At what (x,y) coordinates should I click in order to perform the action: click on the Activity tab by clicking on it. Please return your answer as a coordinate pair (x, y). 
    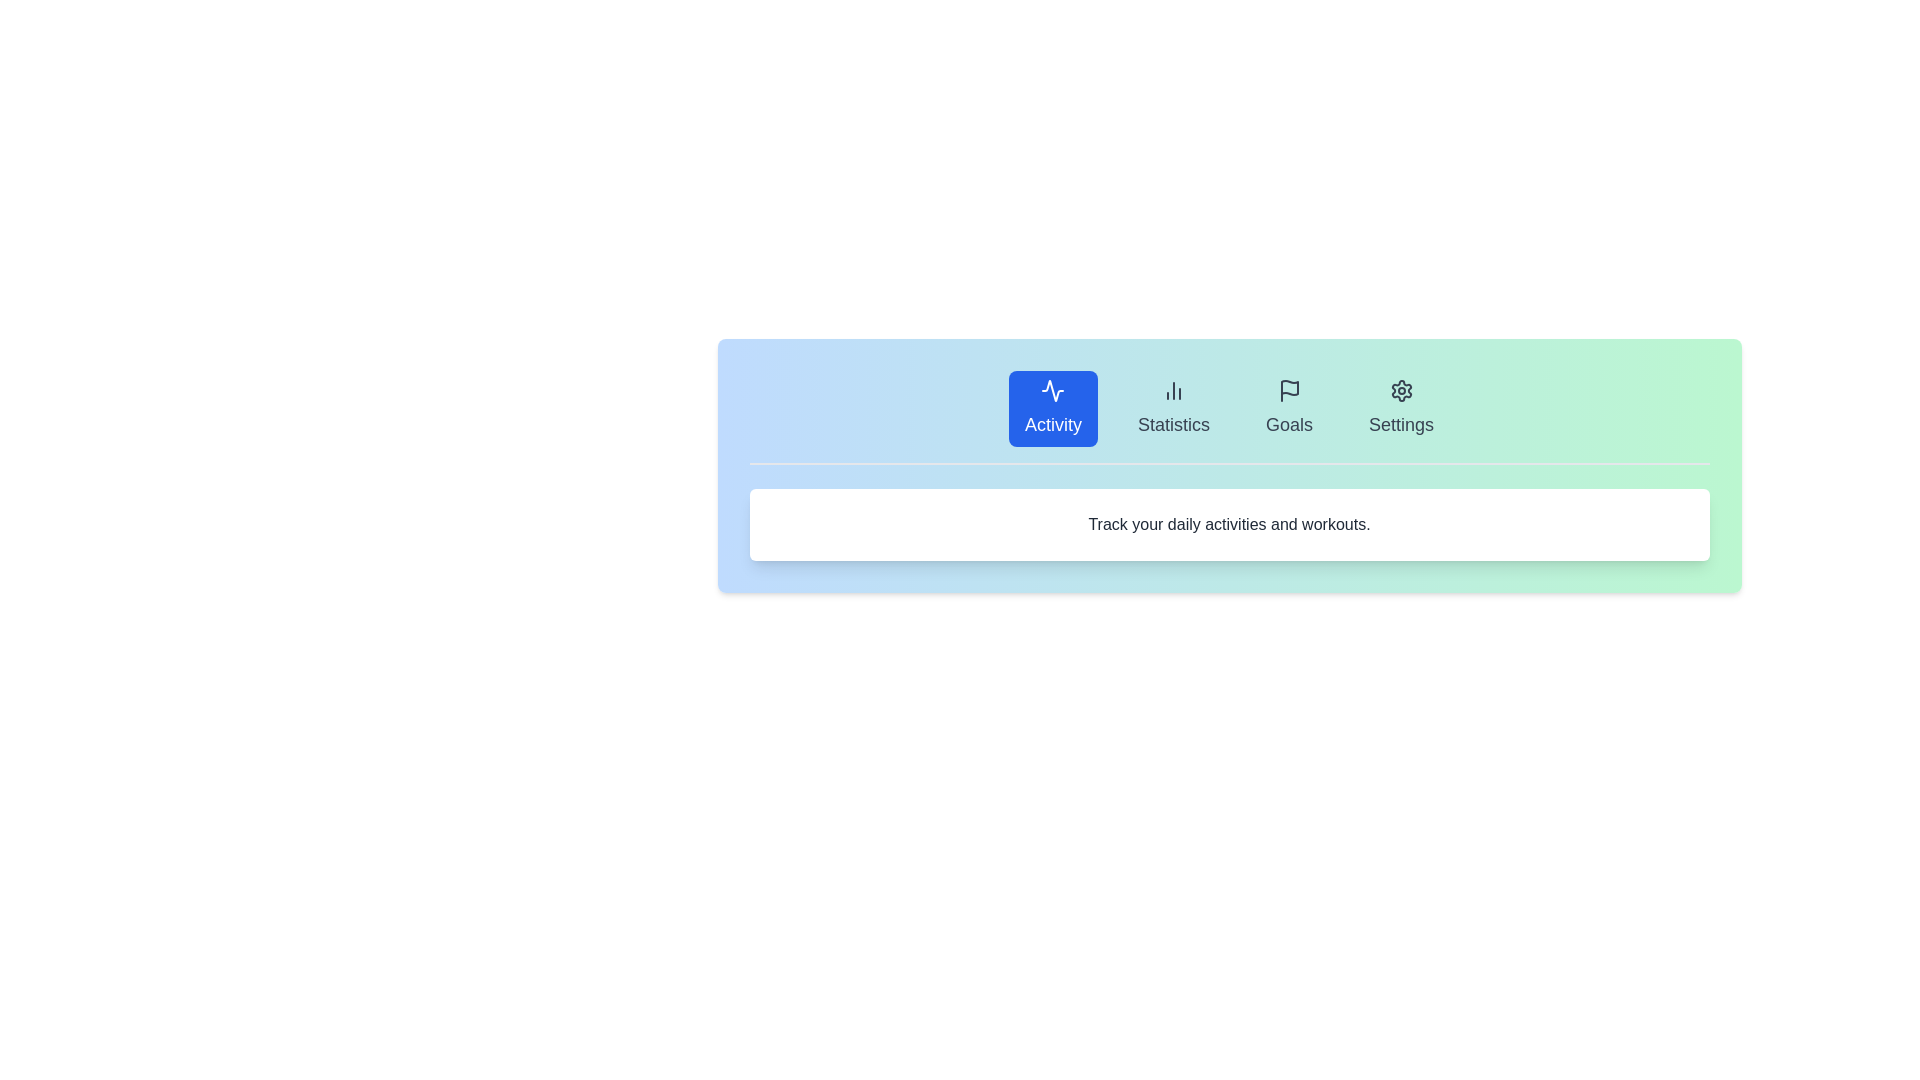
    Looking at the image, I should click on (1052, 407).